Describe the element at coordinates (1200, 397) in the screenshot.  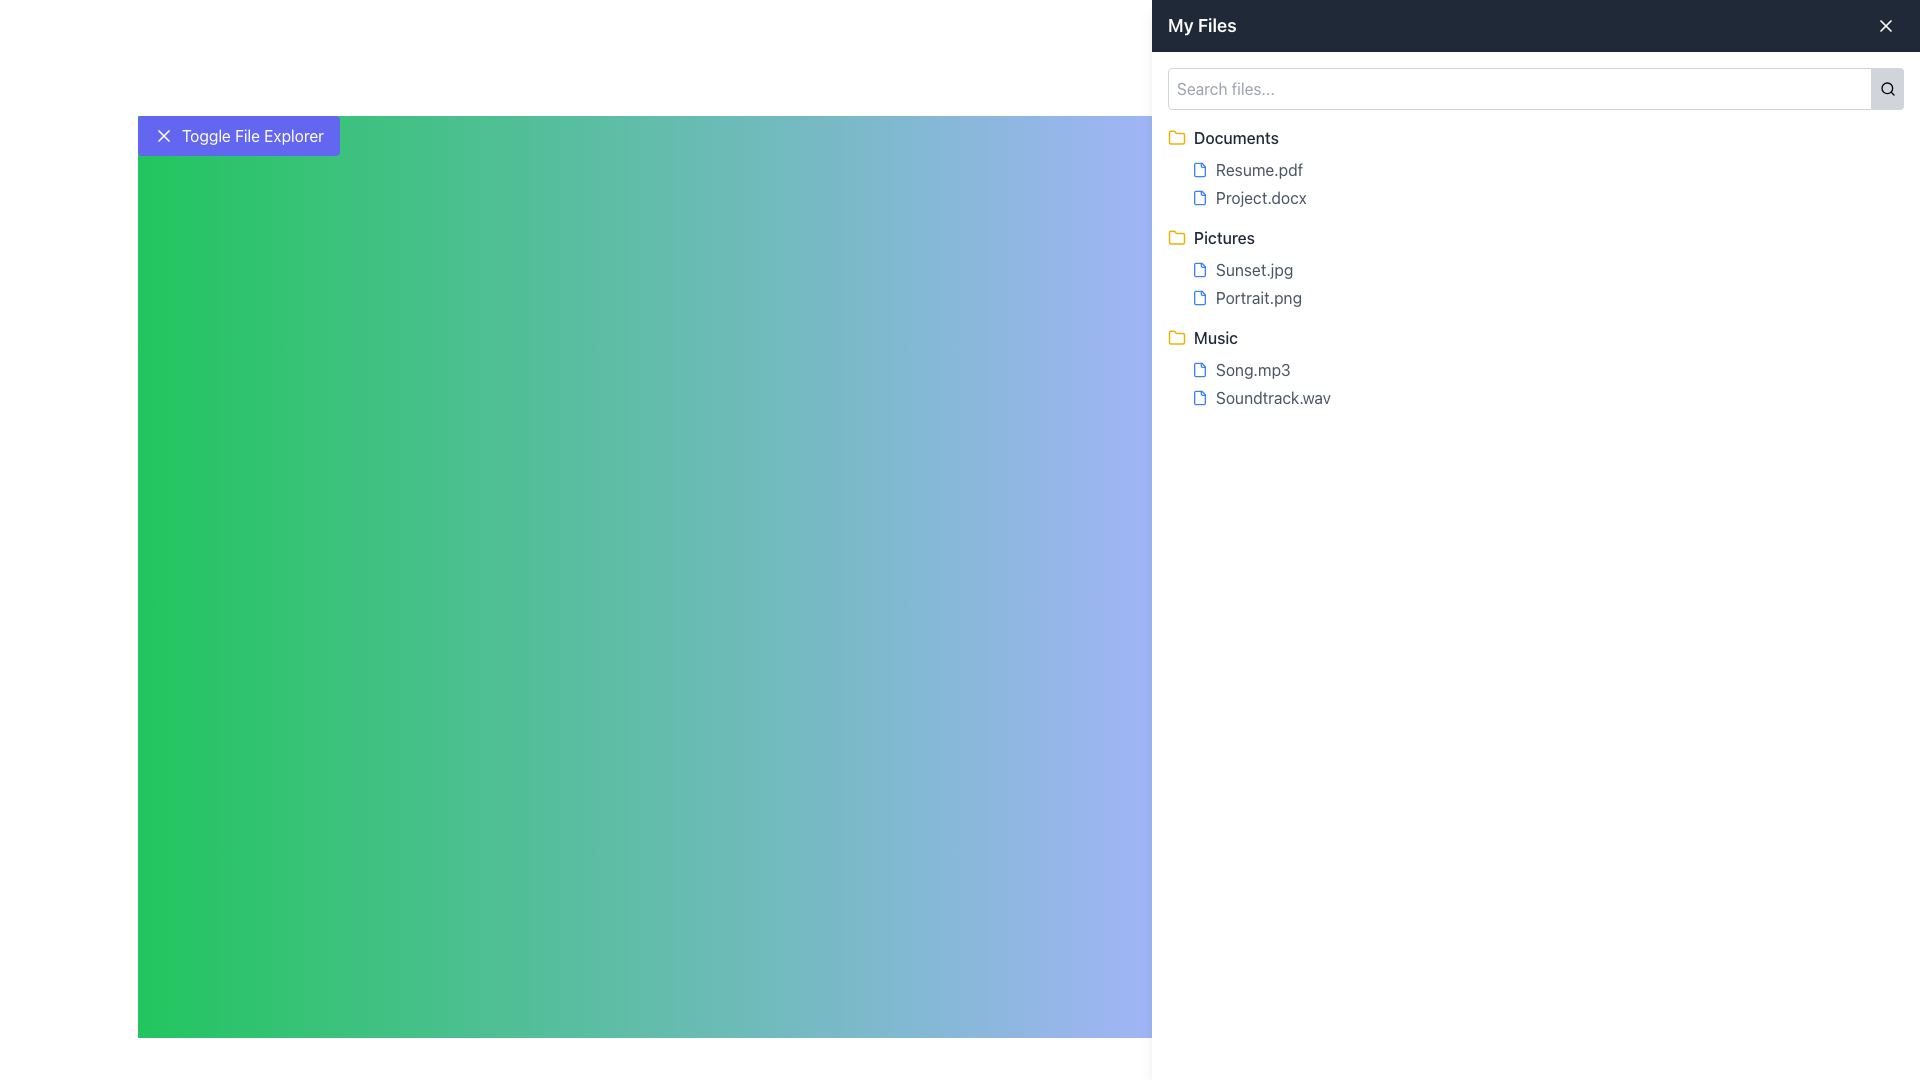
I see `the blue document file icon representing Soundtrack.wav located in the Music folder` at that location.